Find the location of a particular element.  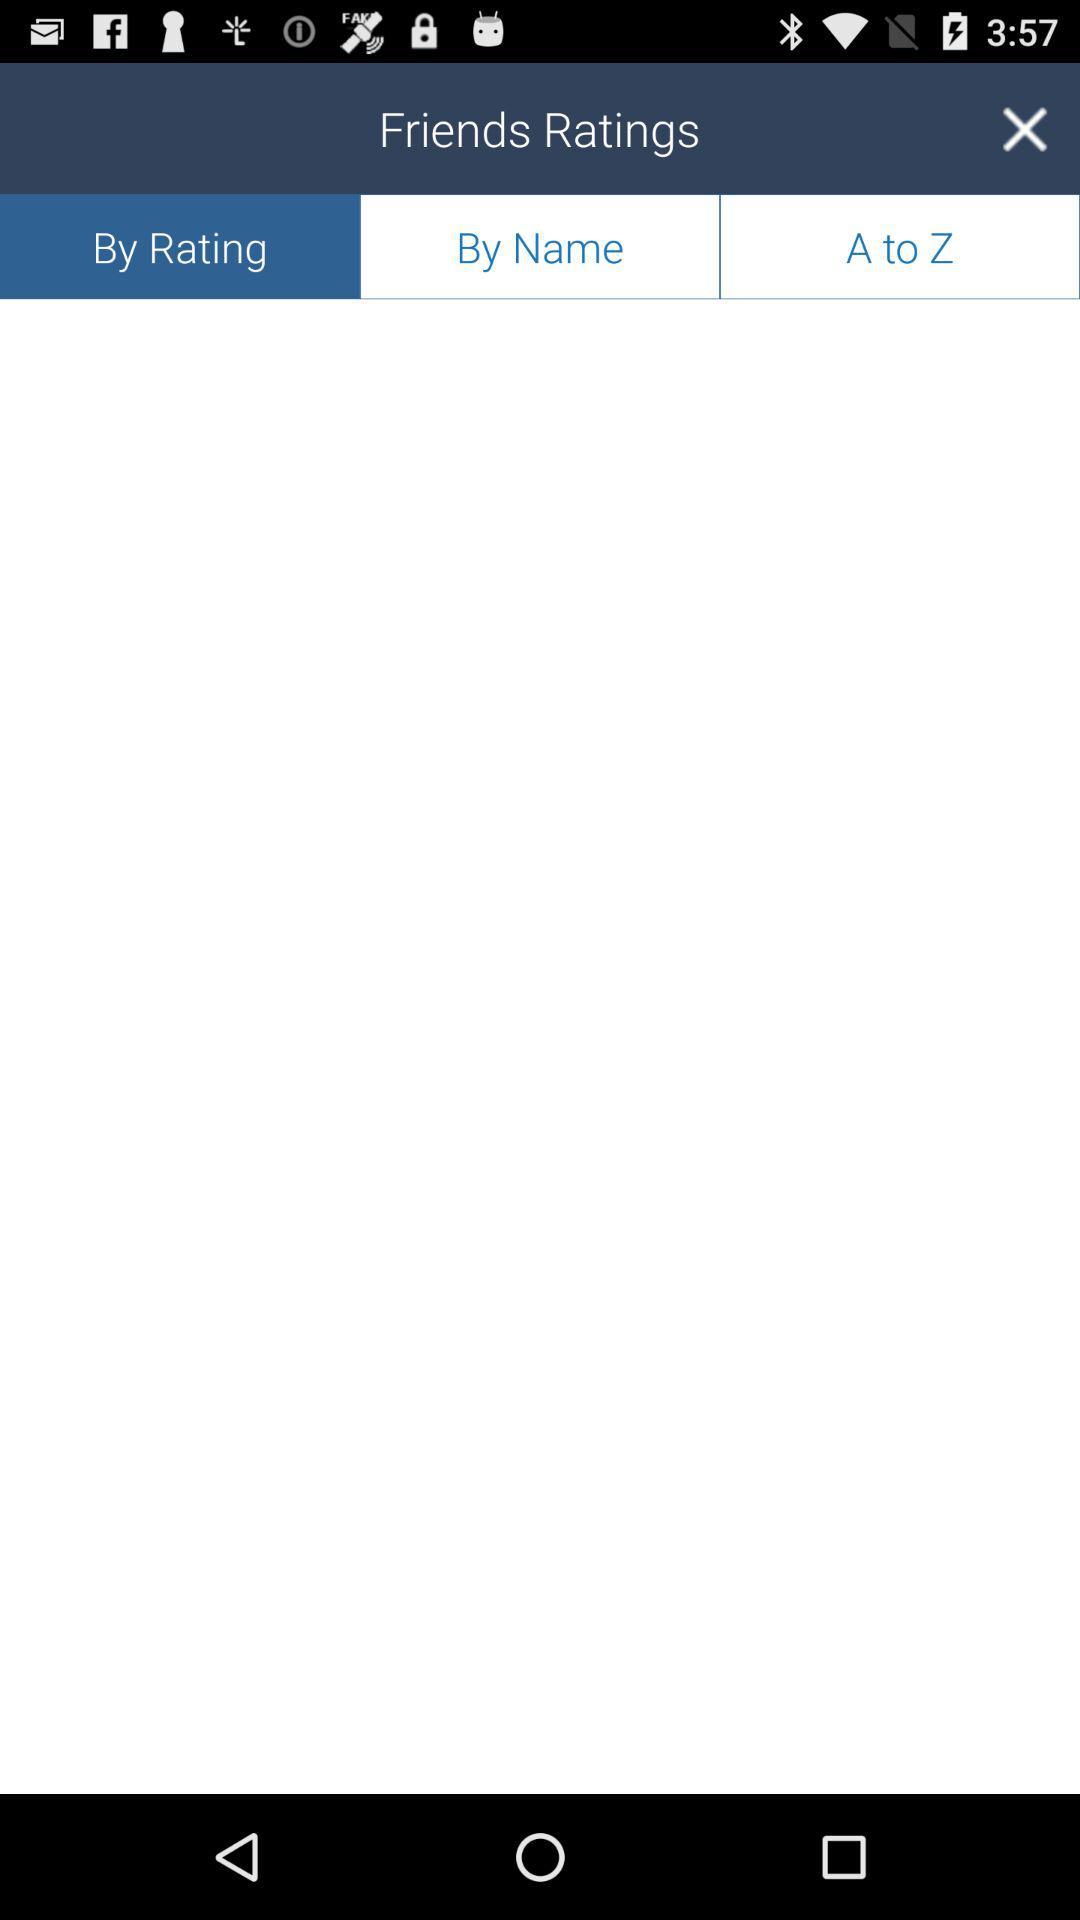

by rating app is located at coordinates (180, 245).